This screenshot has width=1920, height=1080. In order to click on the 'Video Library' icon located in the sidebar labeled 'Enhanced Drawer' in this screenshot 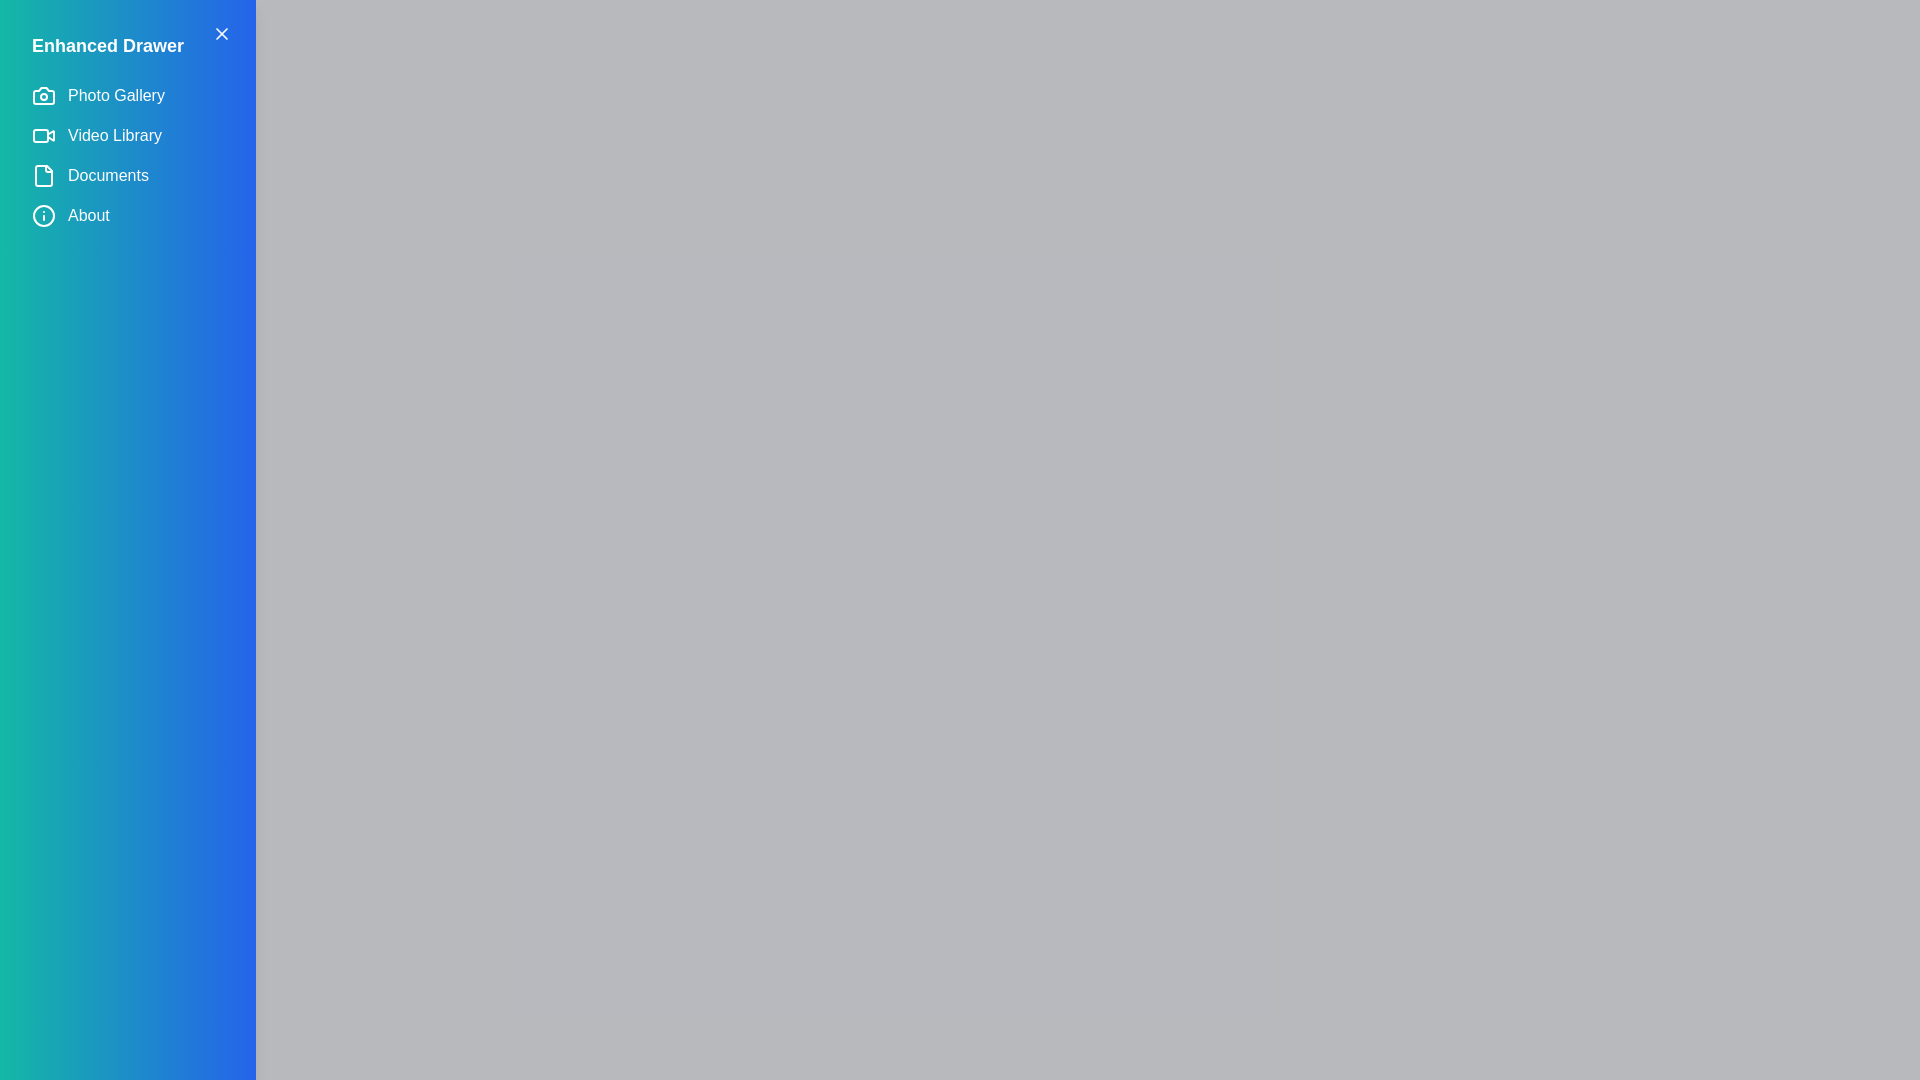, I will do `click(43, 135)`.